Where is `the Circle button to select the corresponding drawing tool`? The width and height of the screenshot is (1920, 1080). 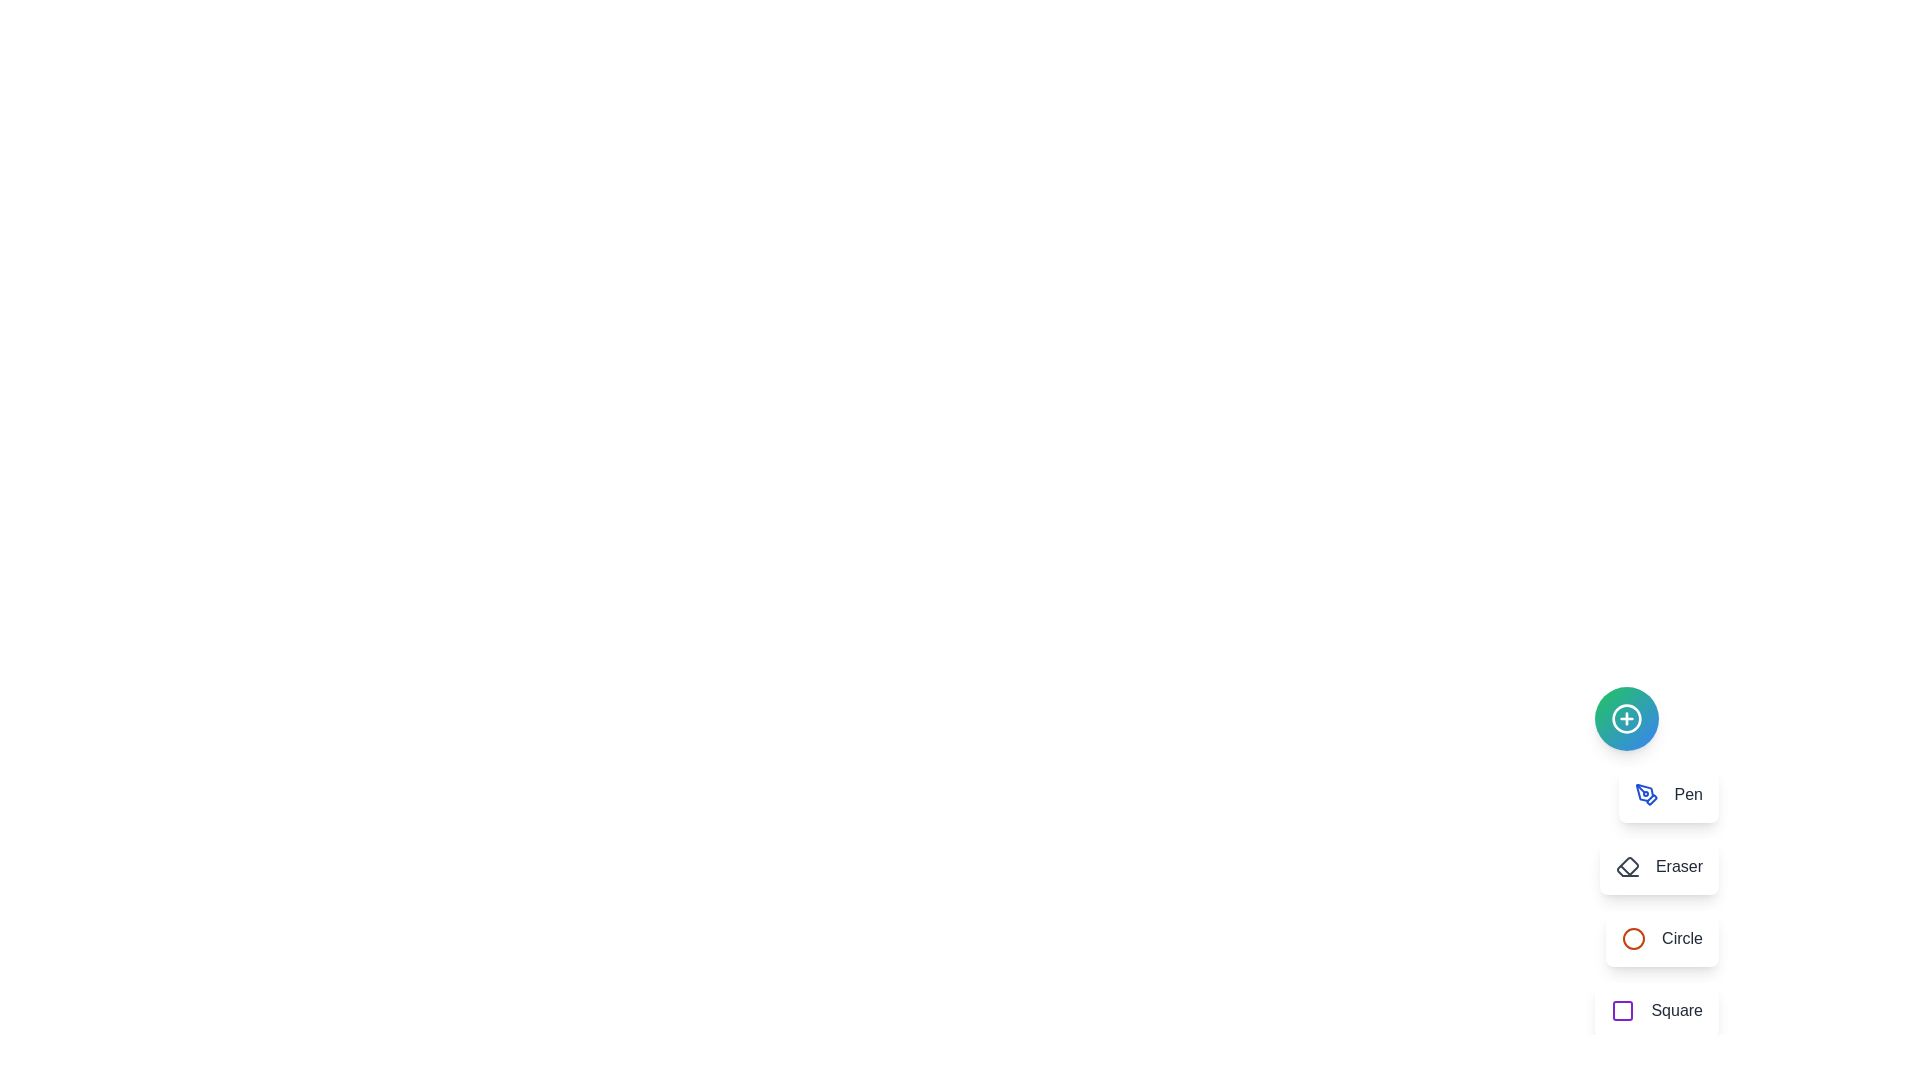
the Circle button to select the corresponding drawing tool is located at coordinates (1662, 938).